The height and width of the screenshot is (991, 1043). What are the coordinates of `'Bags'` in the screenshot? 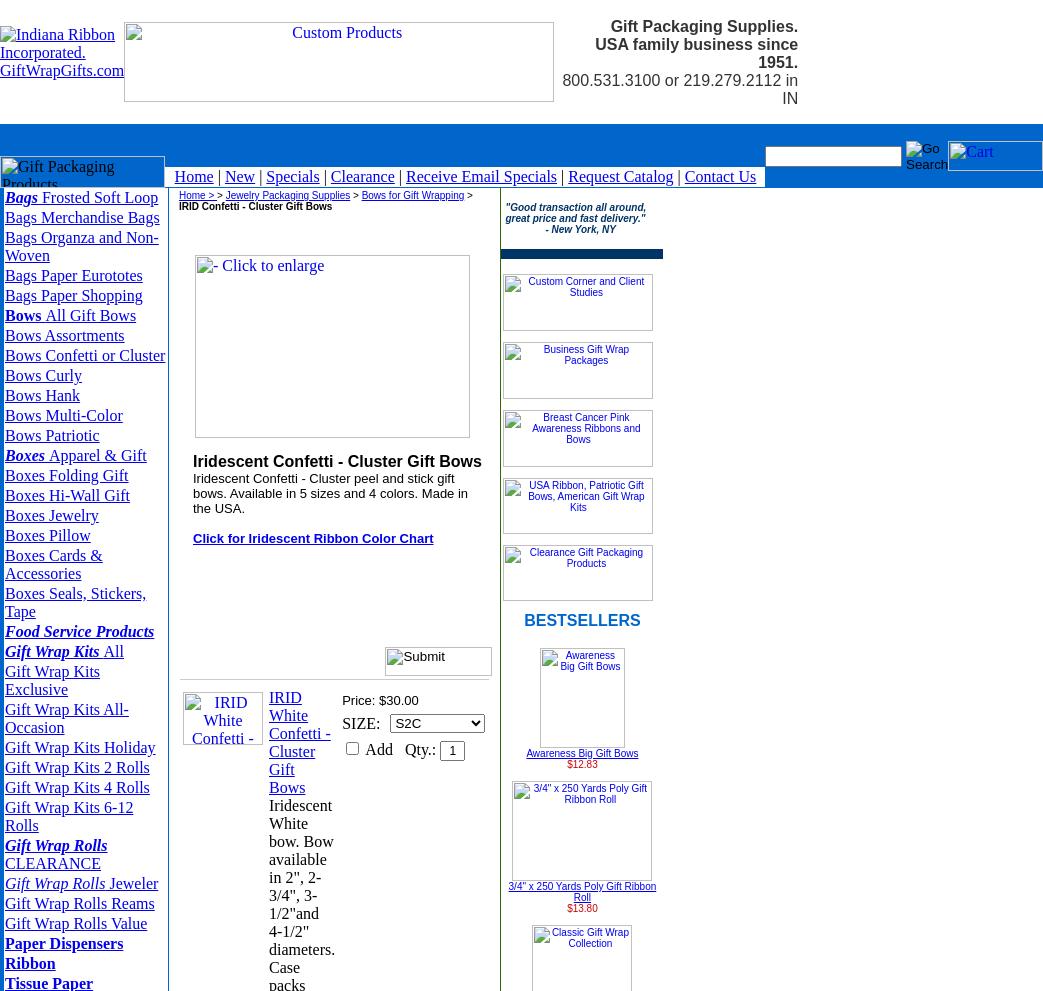 It's located at (22, 196).